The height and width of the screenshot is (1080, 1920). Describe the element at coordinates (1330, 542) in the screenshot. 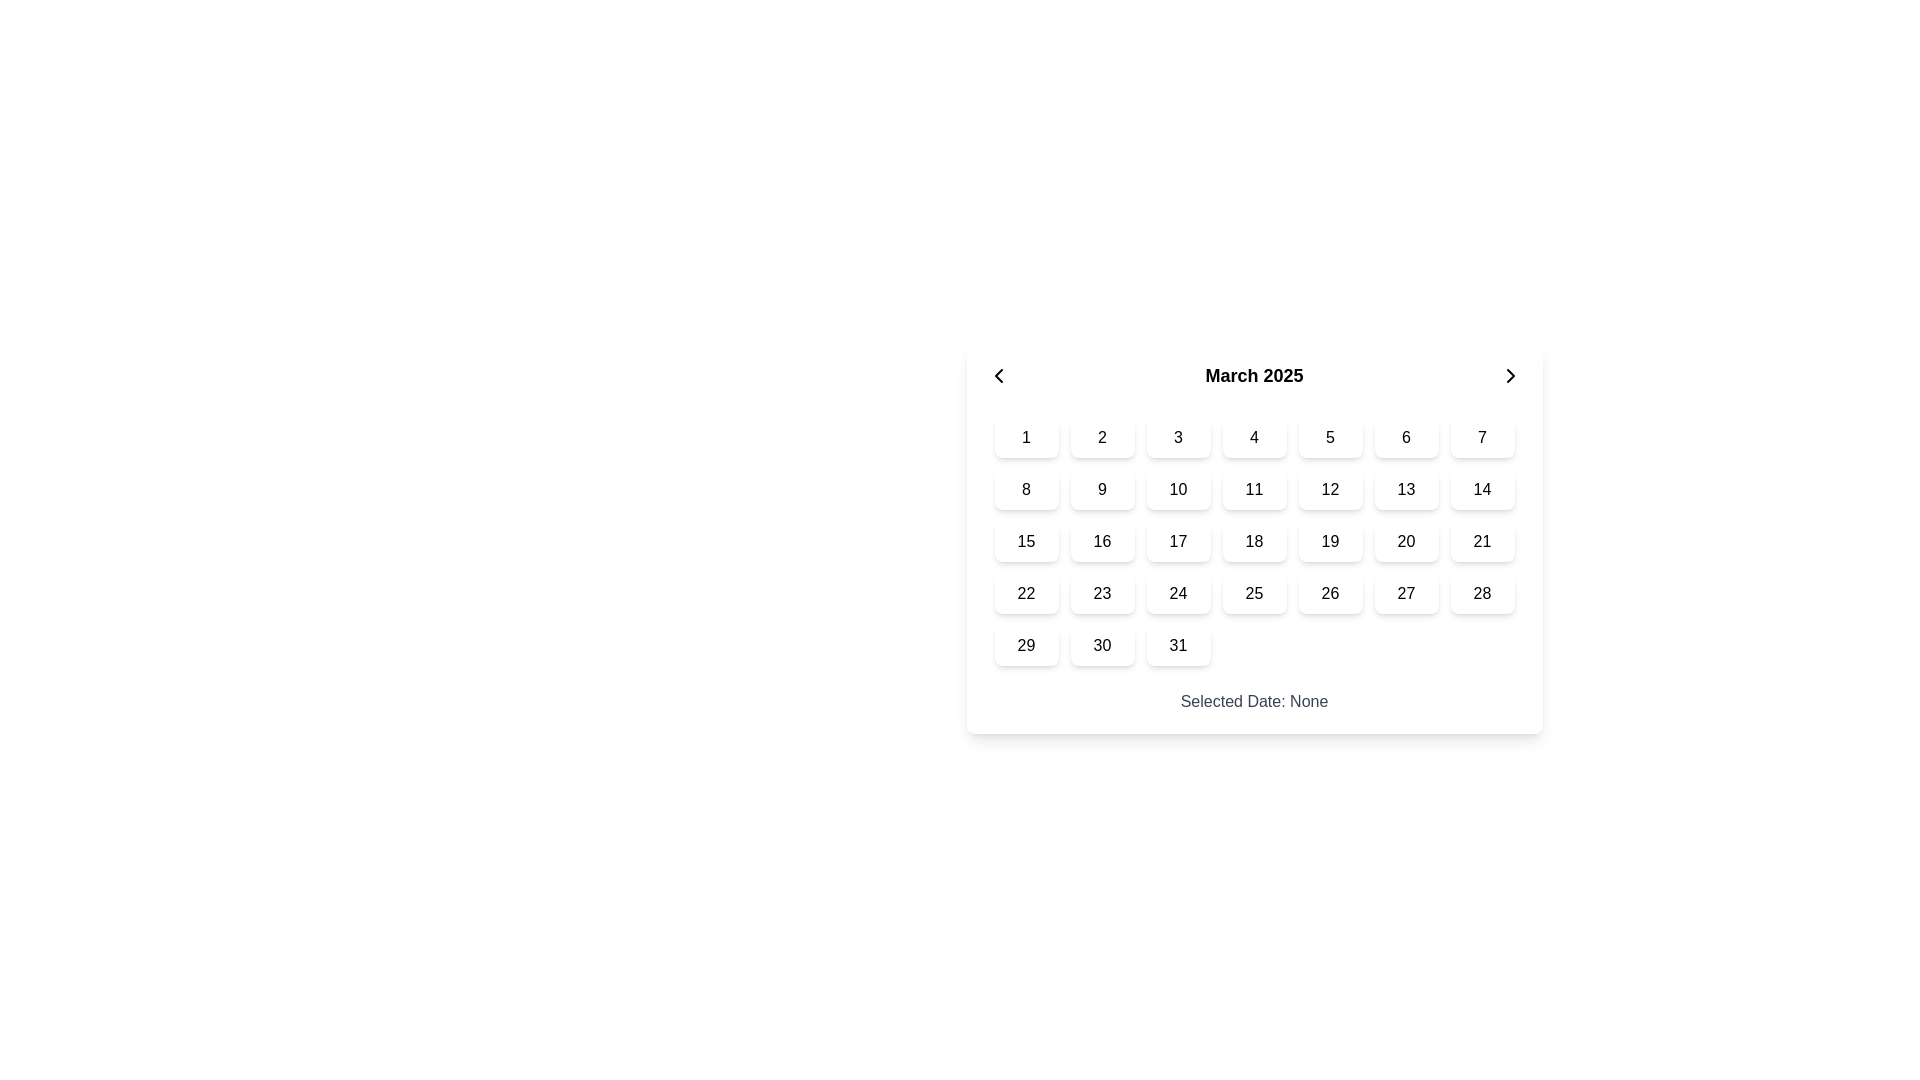

I see `the rectangular button labeled '19' located in the third row and sixth column of the calendar grid layout` at that location.